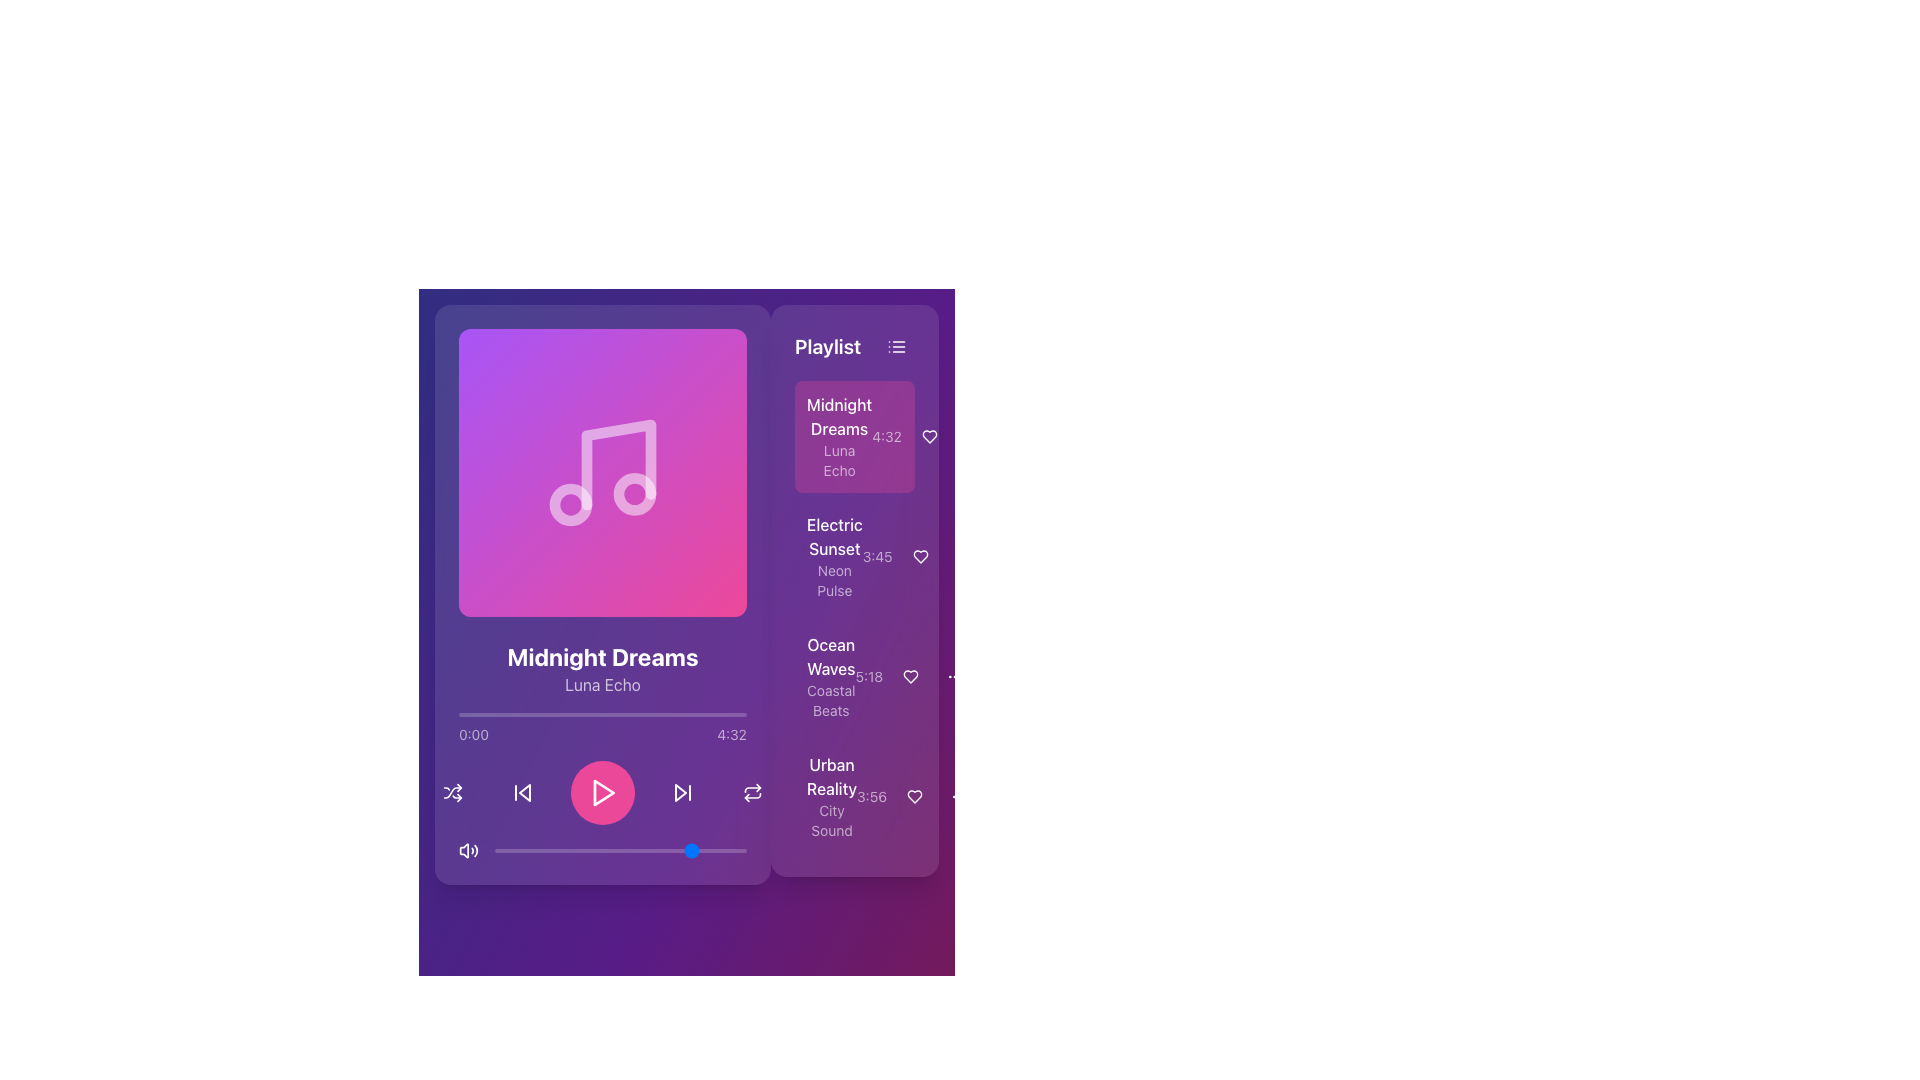  What do you see at coordinates (602, 792) in the screenshot?
I see `the circular pink button with a white play icon located beneath the progress bar of the music player interface for keyboard interactions` at bounding box center [602, 792].